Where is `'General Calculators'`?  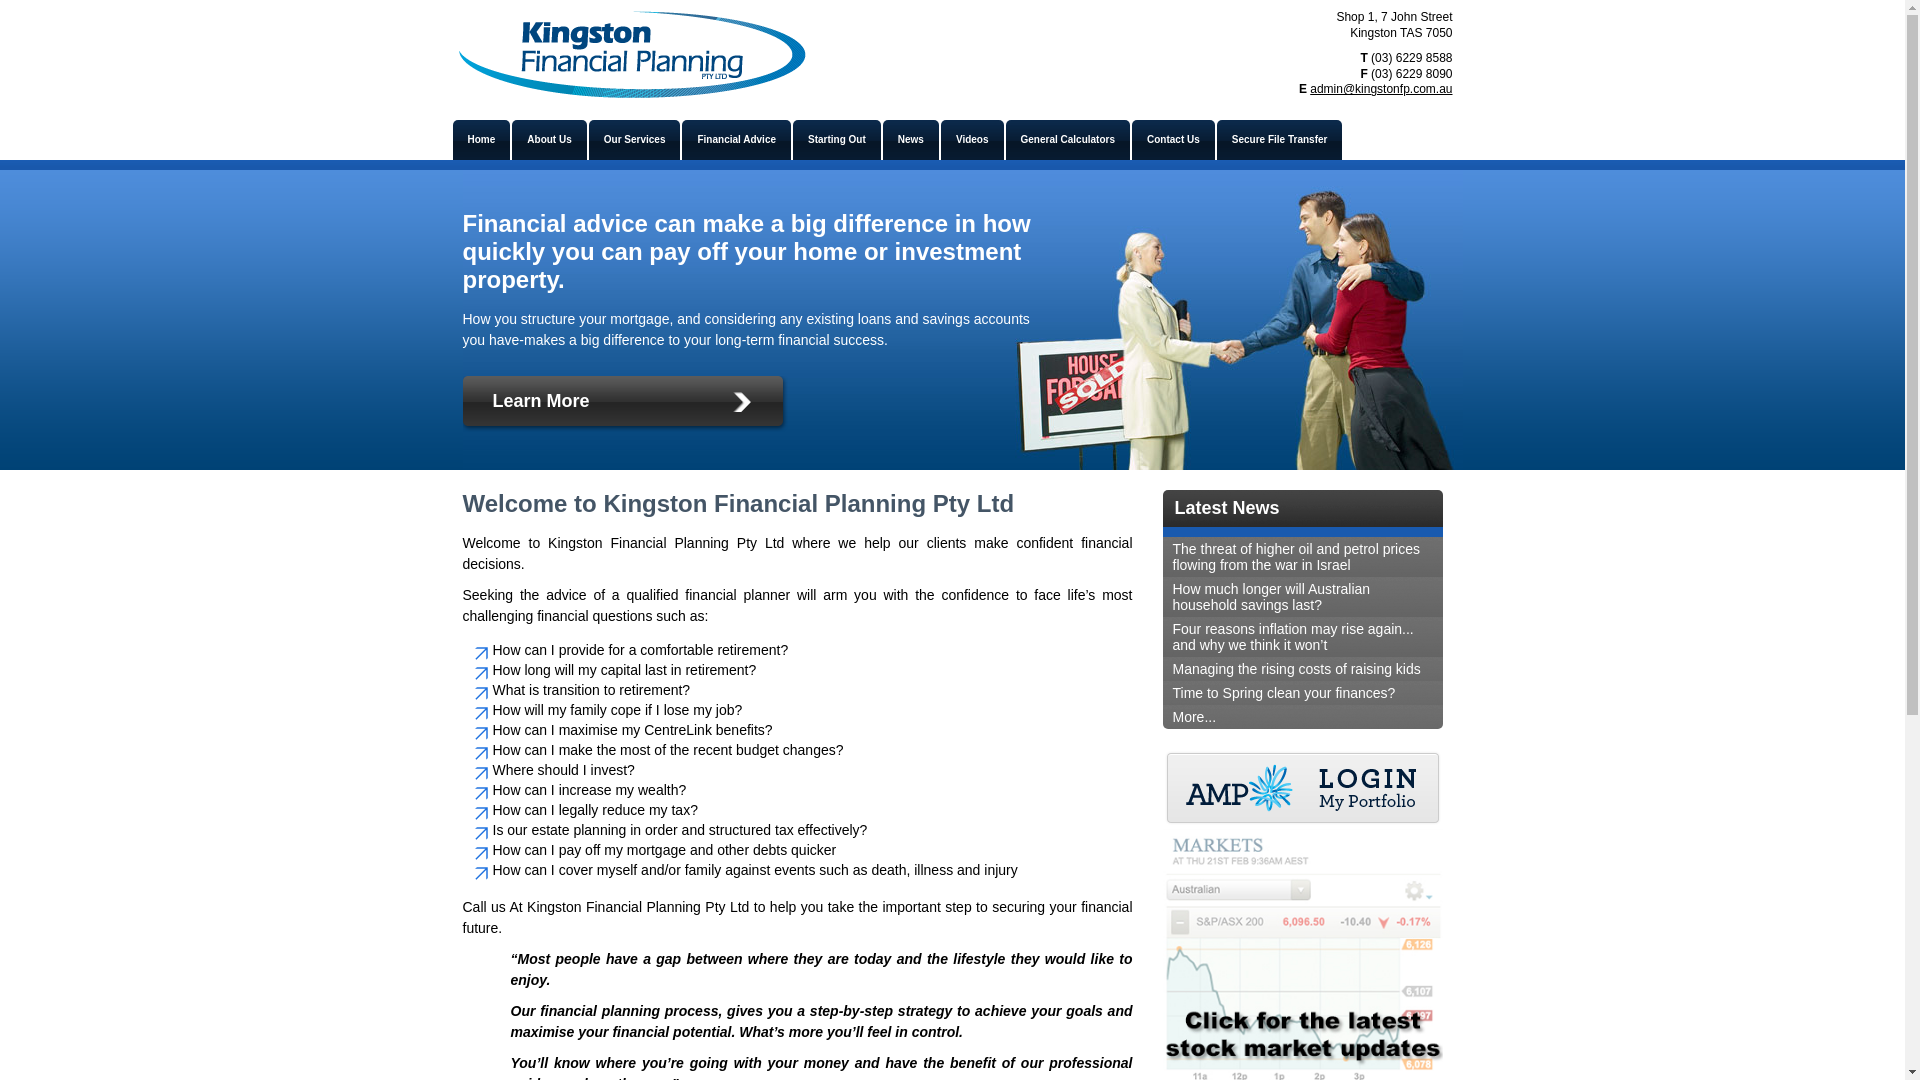
'General Calculators' is located at coordinates (1066, 138).